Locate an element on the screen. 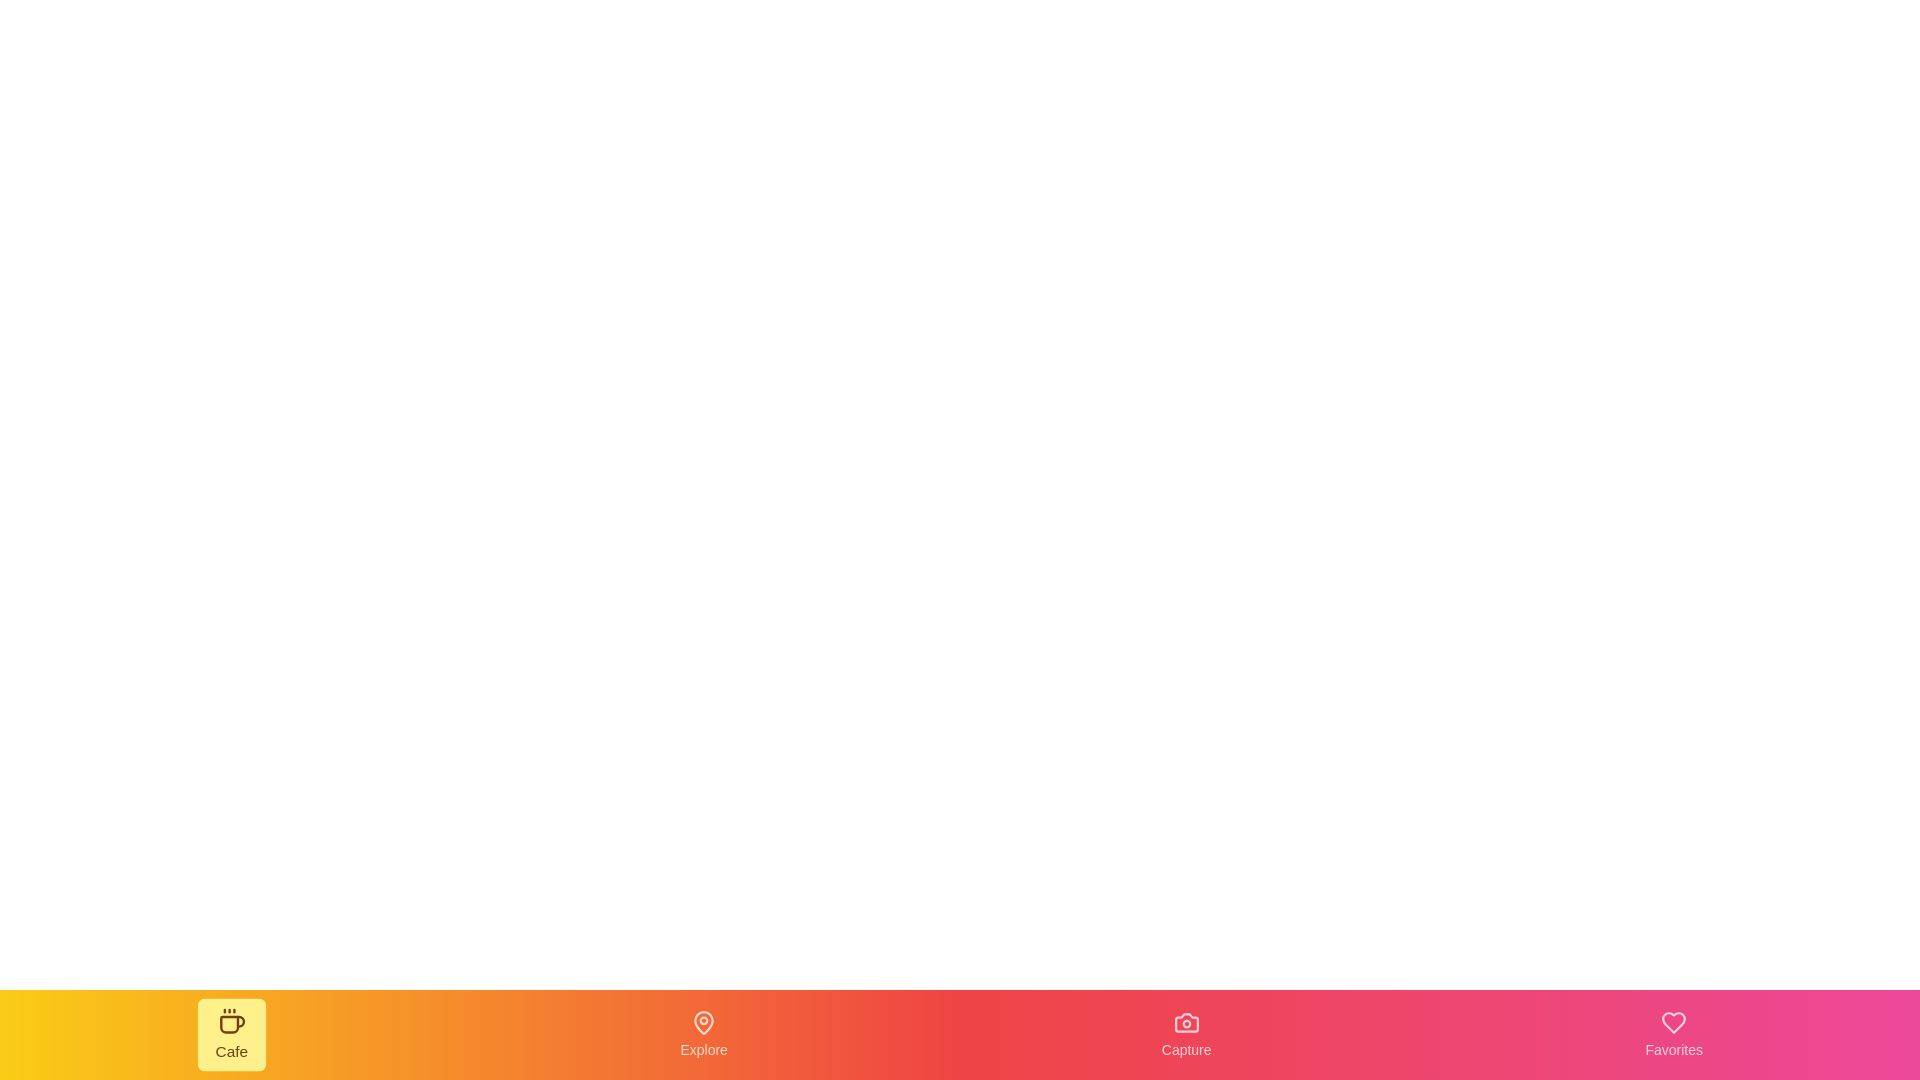 The image size is (1920, 1080). the navigation item labeled Cafe is located at coordinates (231, 1034).